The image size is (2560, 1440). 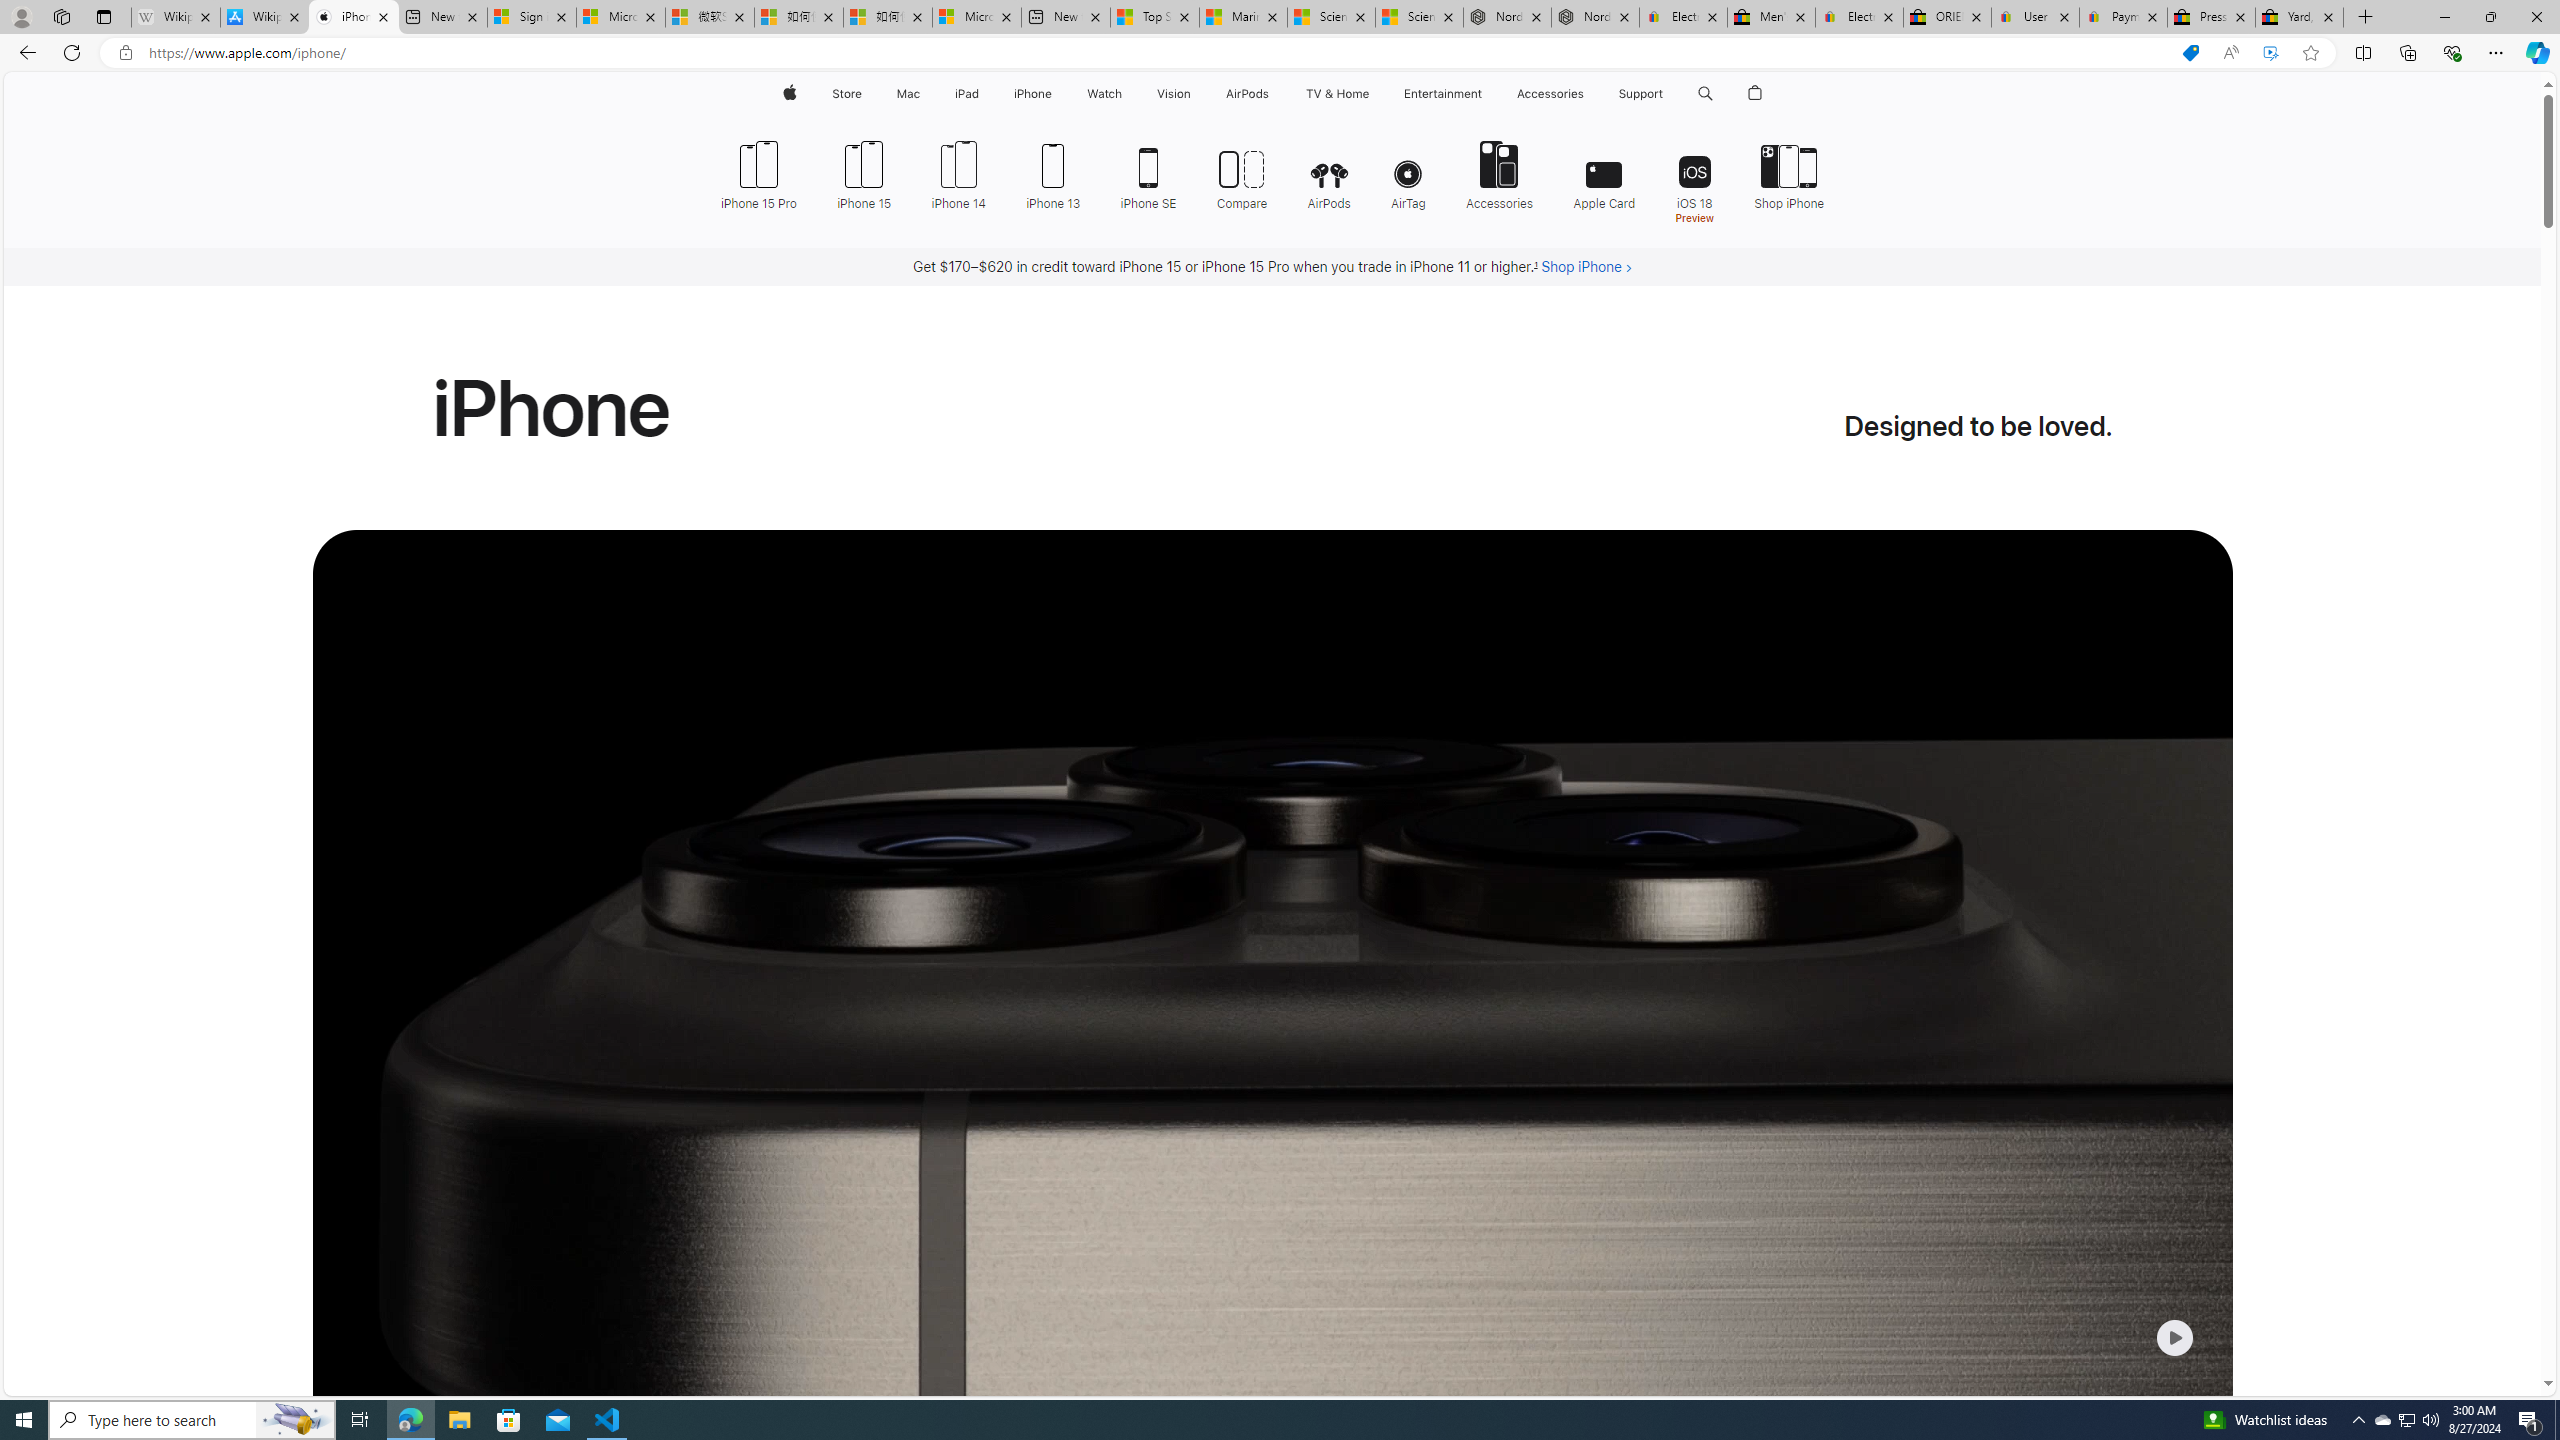 What do you see at coordinates (845, 93) in the screenshot?
I see `'Store'` at bounding box center [845, 93].